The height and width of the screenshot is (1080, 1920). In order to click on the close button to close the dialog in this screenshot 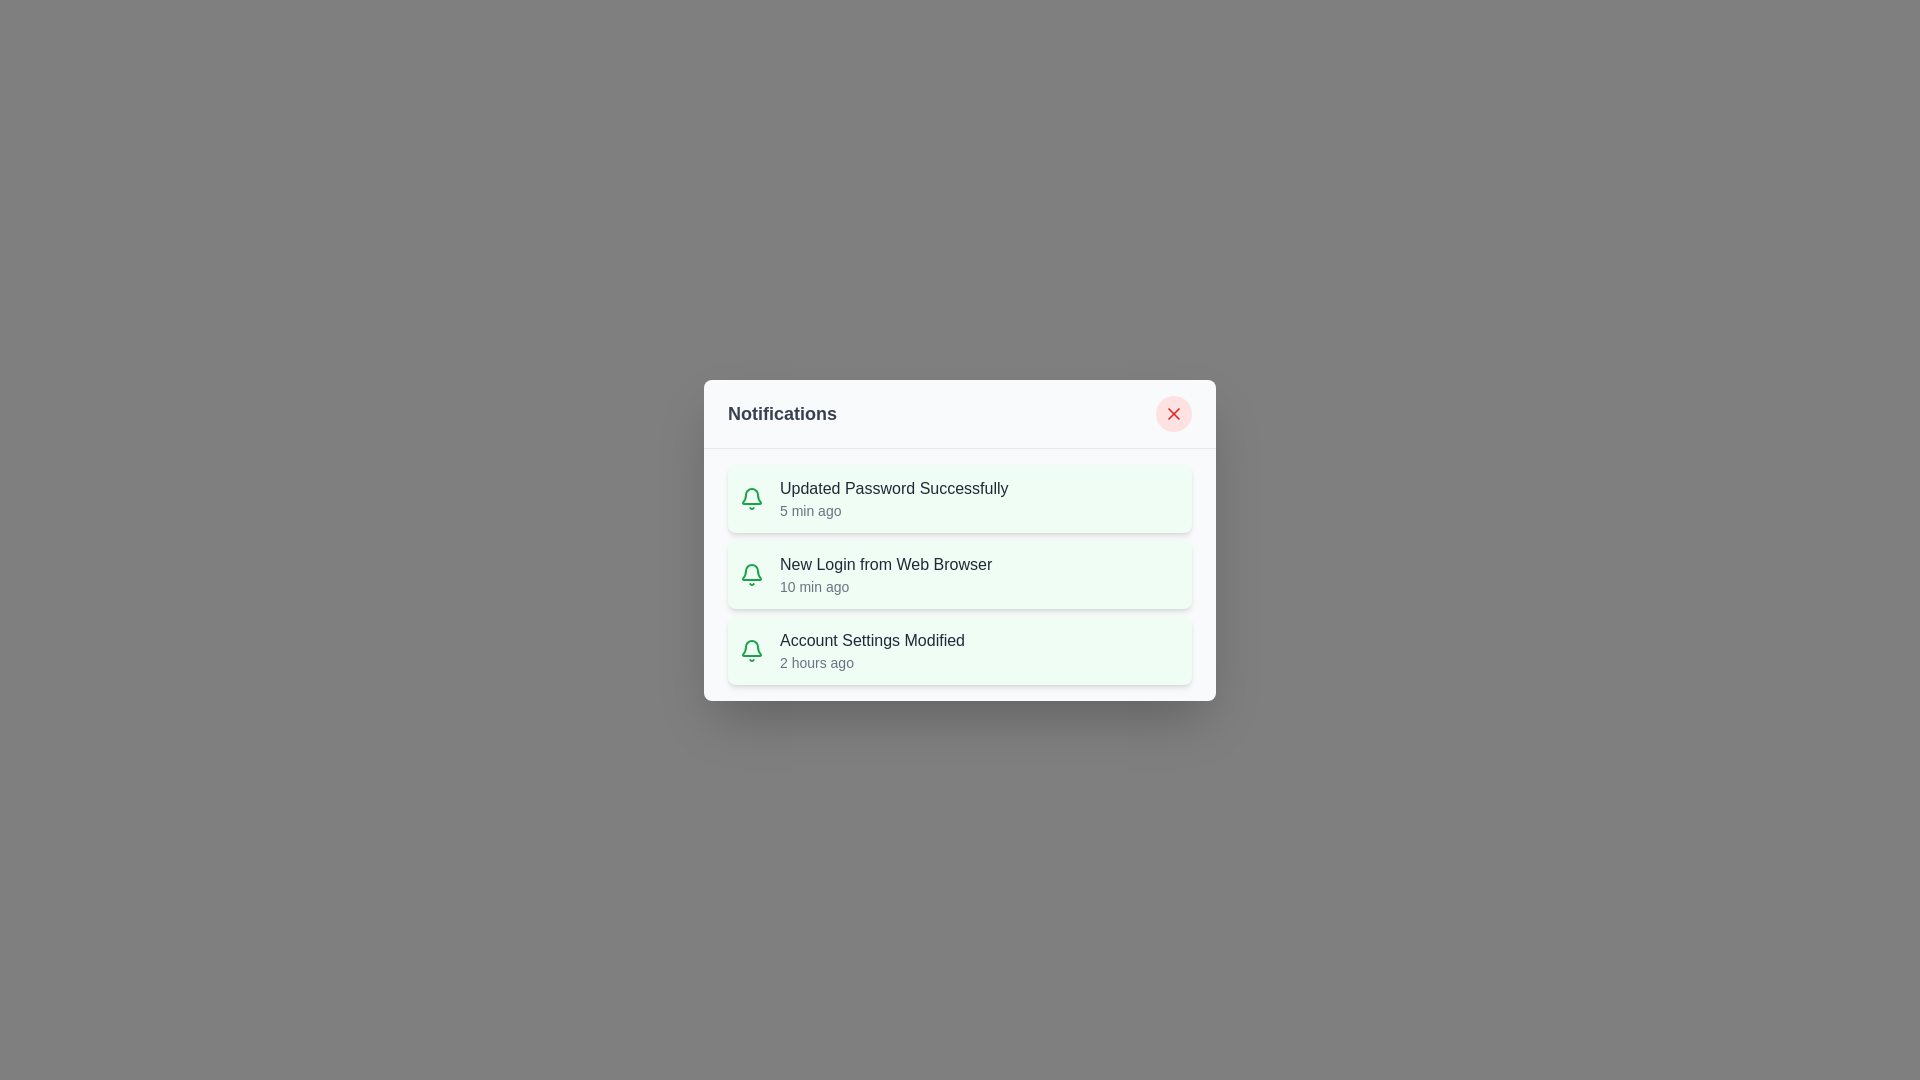, I will do `click(1174, 412)`.